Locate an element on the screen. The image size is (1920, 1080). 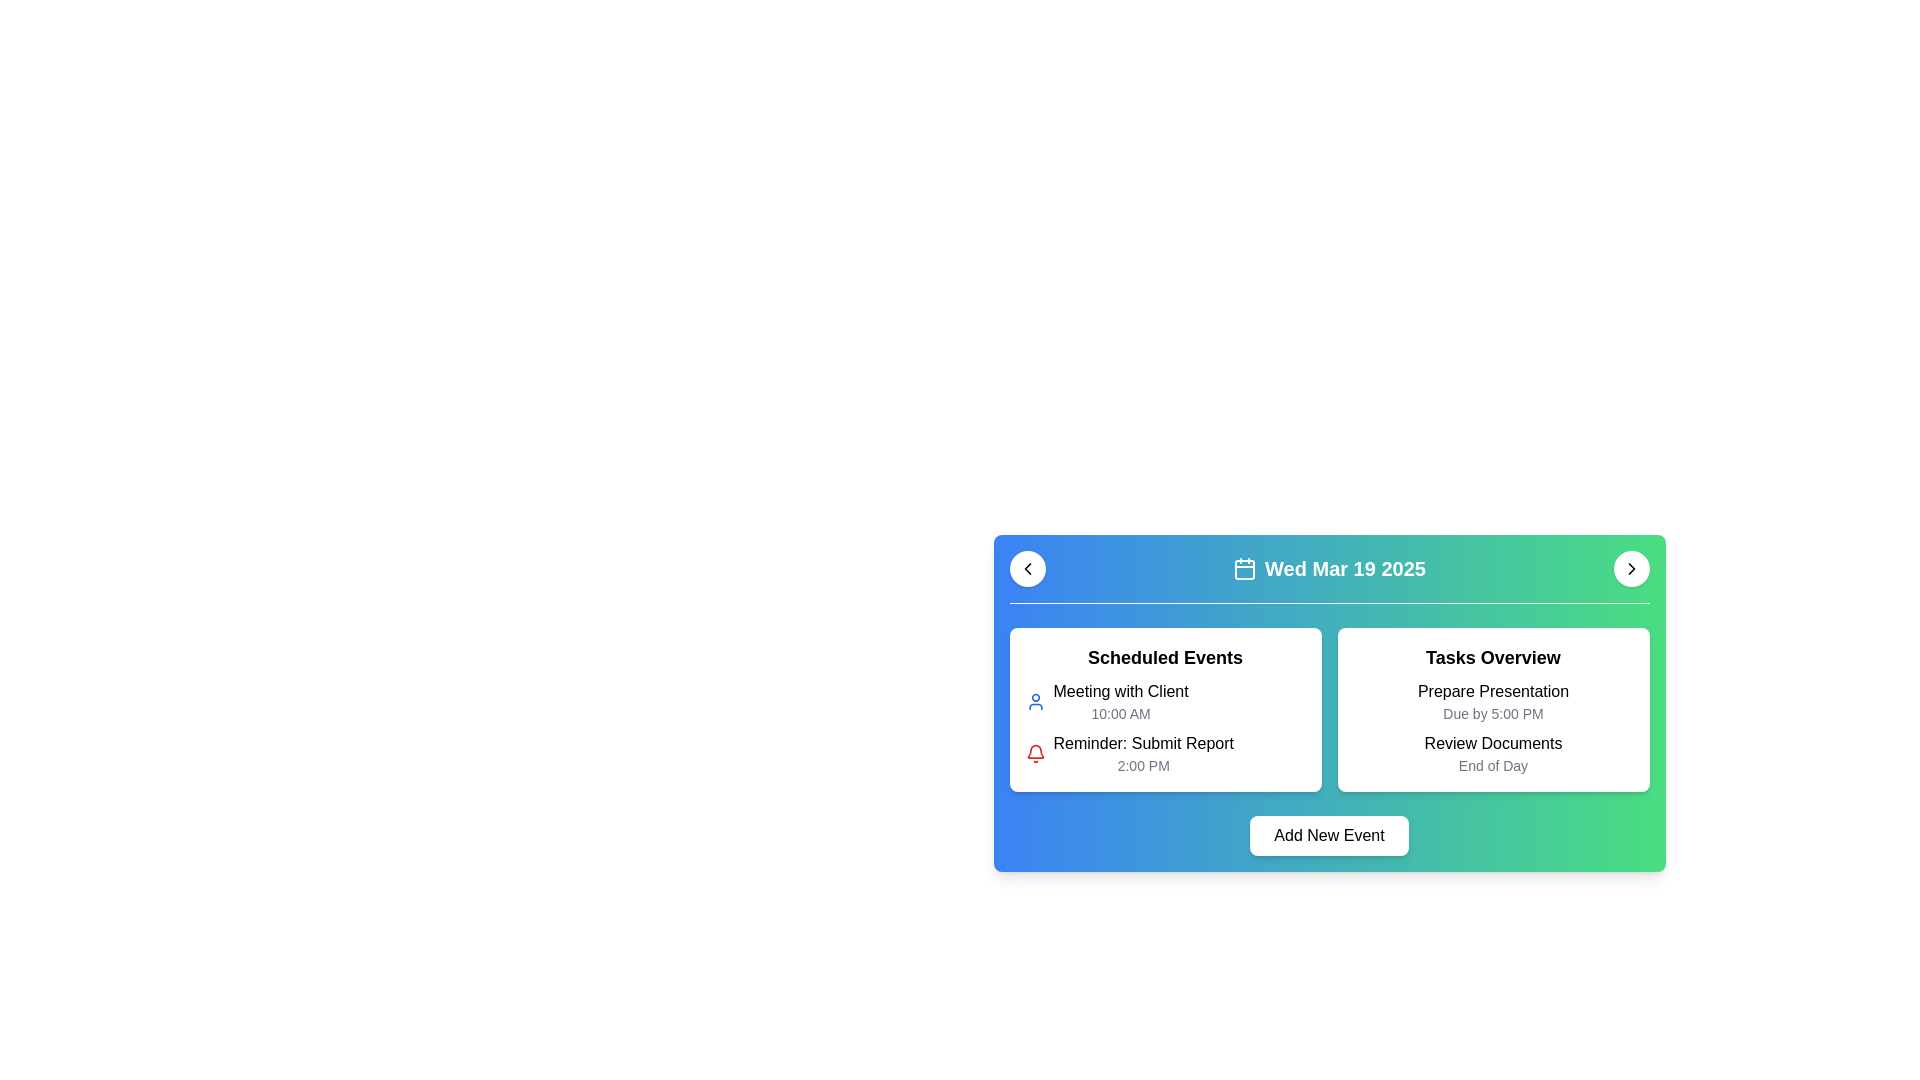
the Text label that indicates the due time of a specific task, located directly below the 'Prepare Presentation' header in the 'Tasks Overview' card is located at coordinates (1493, 712).